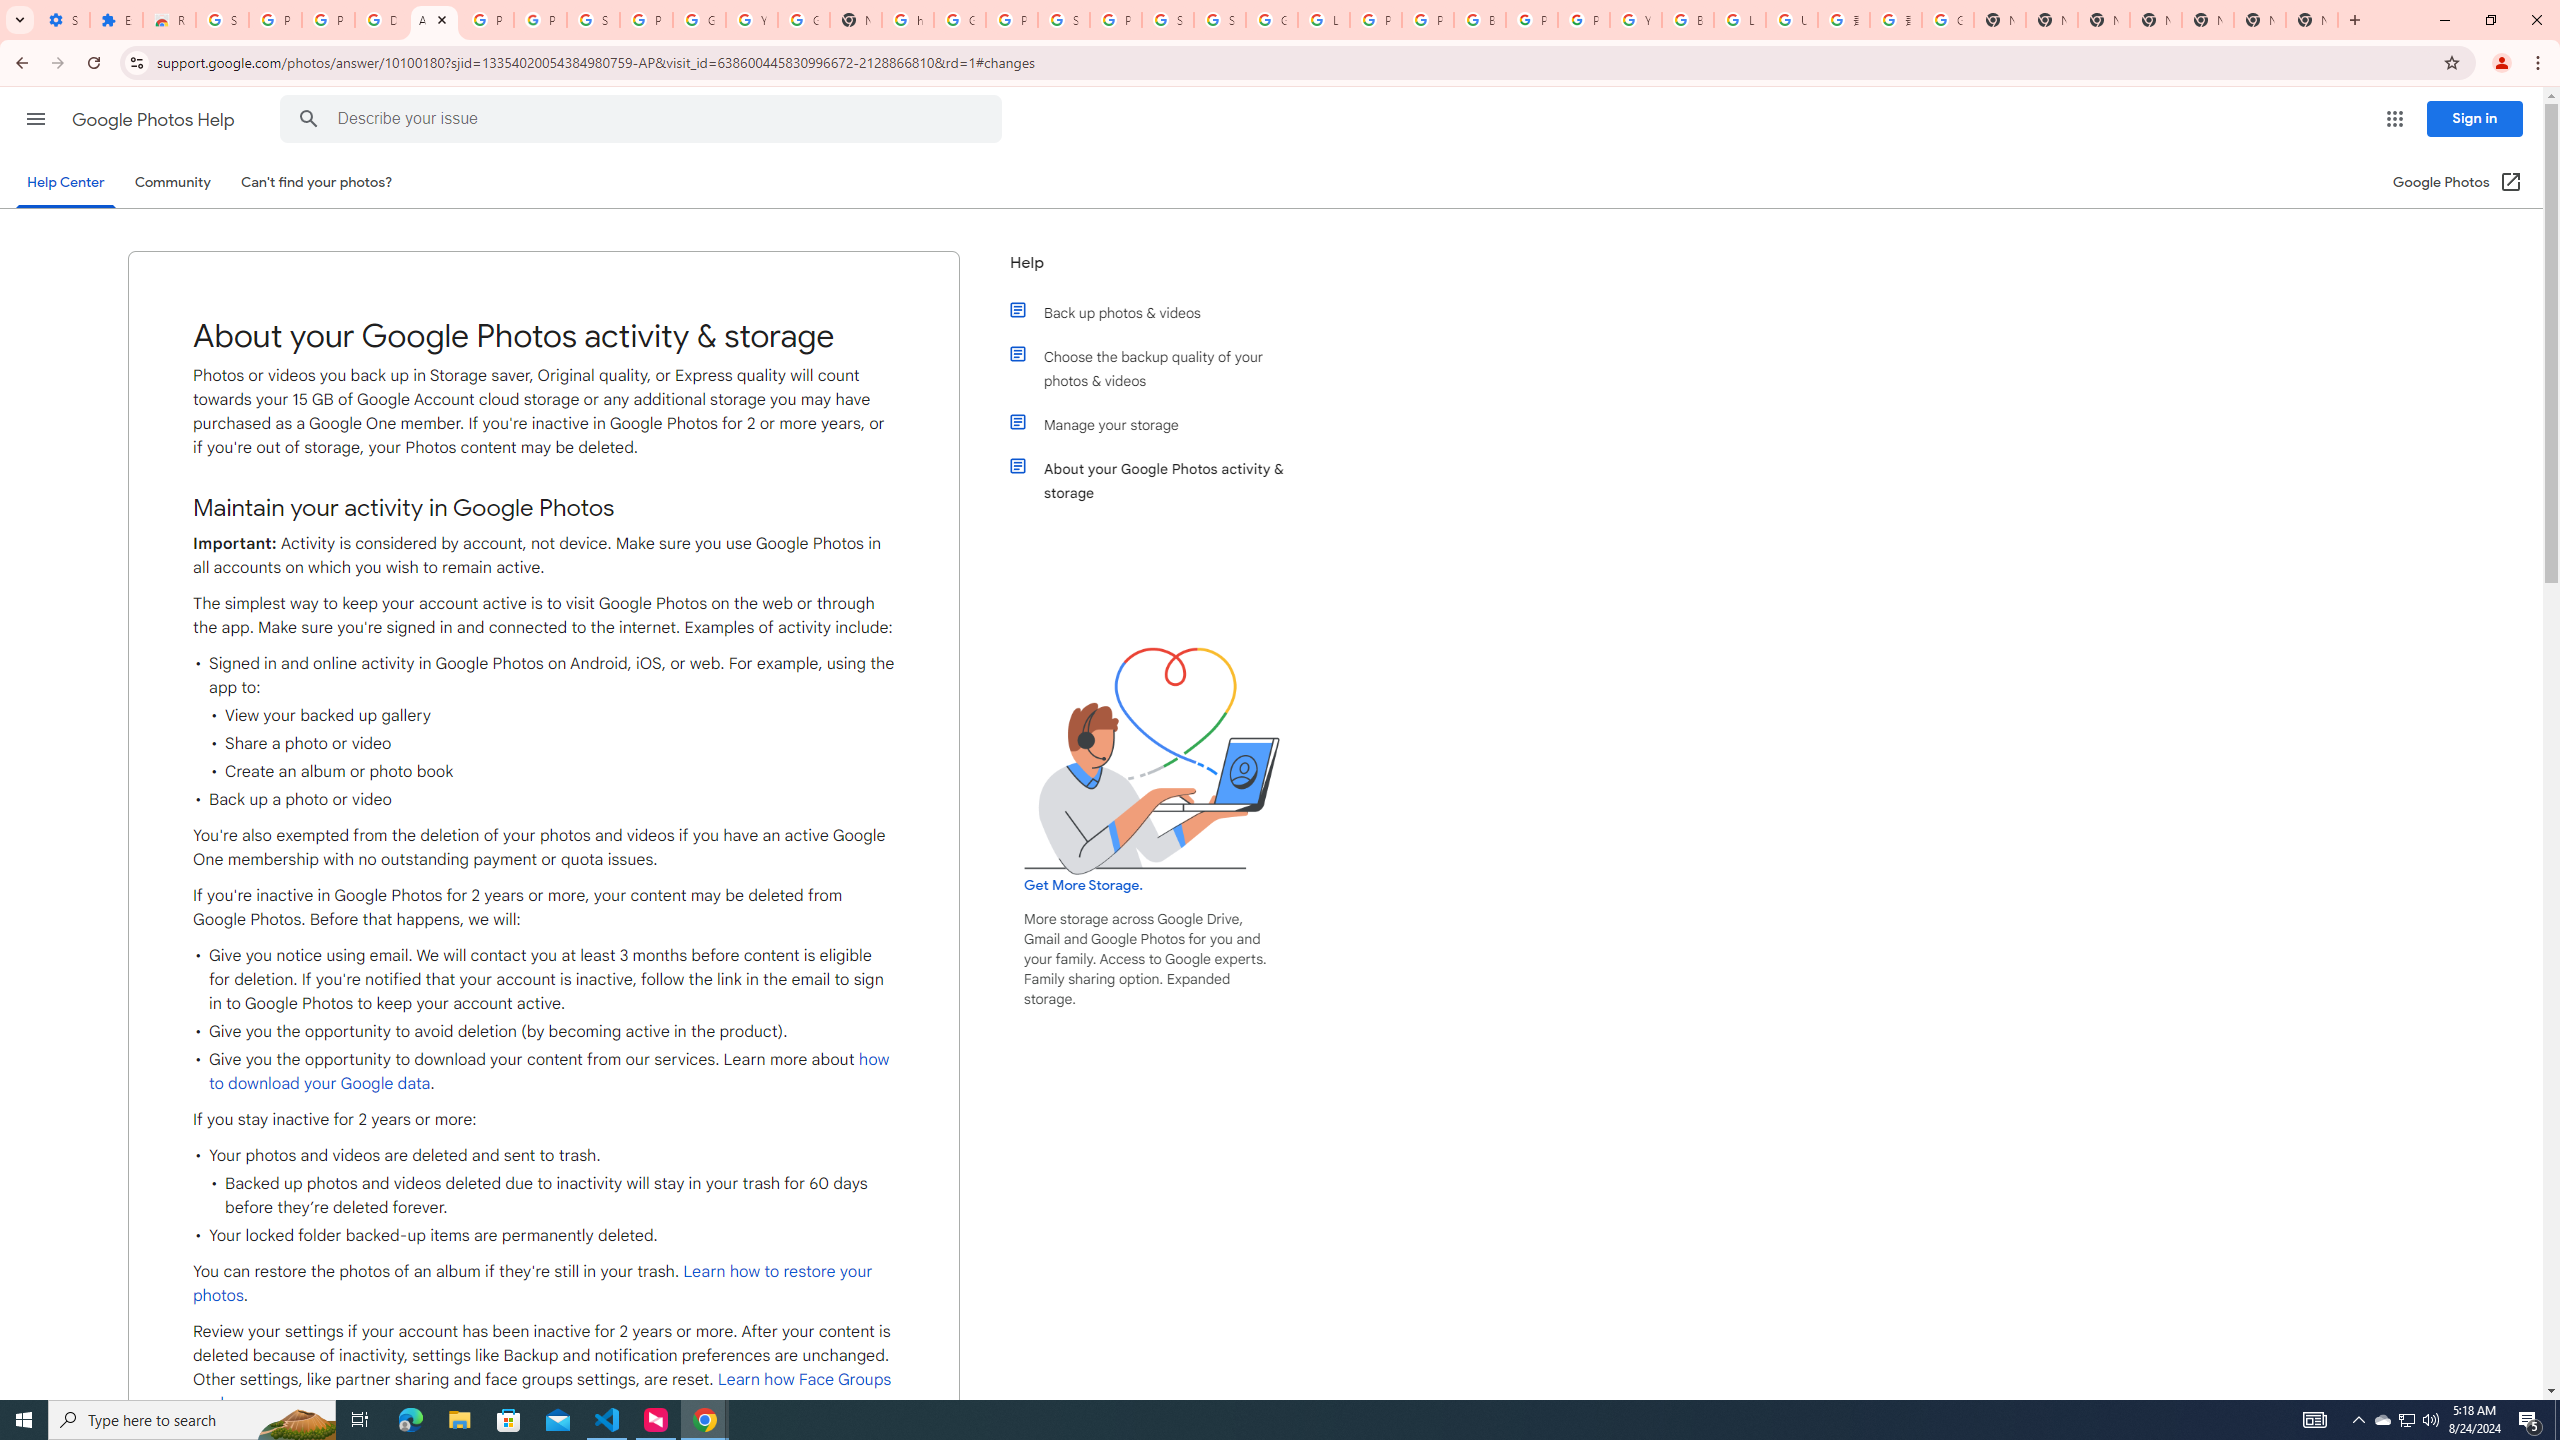 Image resolution: width=2560 pixels, height=1440 pixels. I want to click on 'Google Account', so click(697, 19).